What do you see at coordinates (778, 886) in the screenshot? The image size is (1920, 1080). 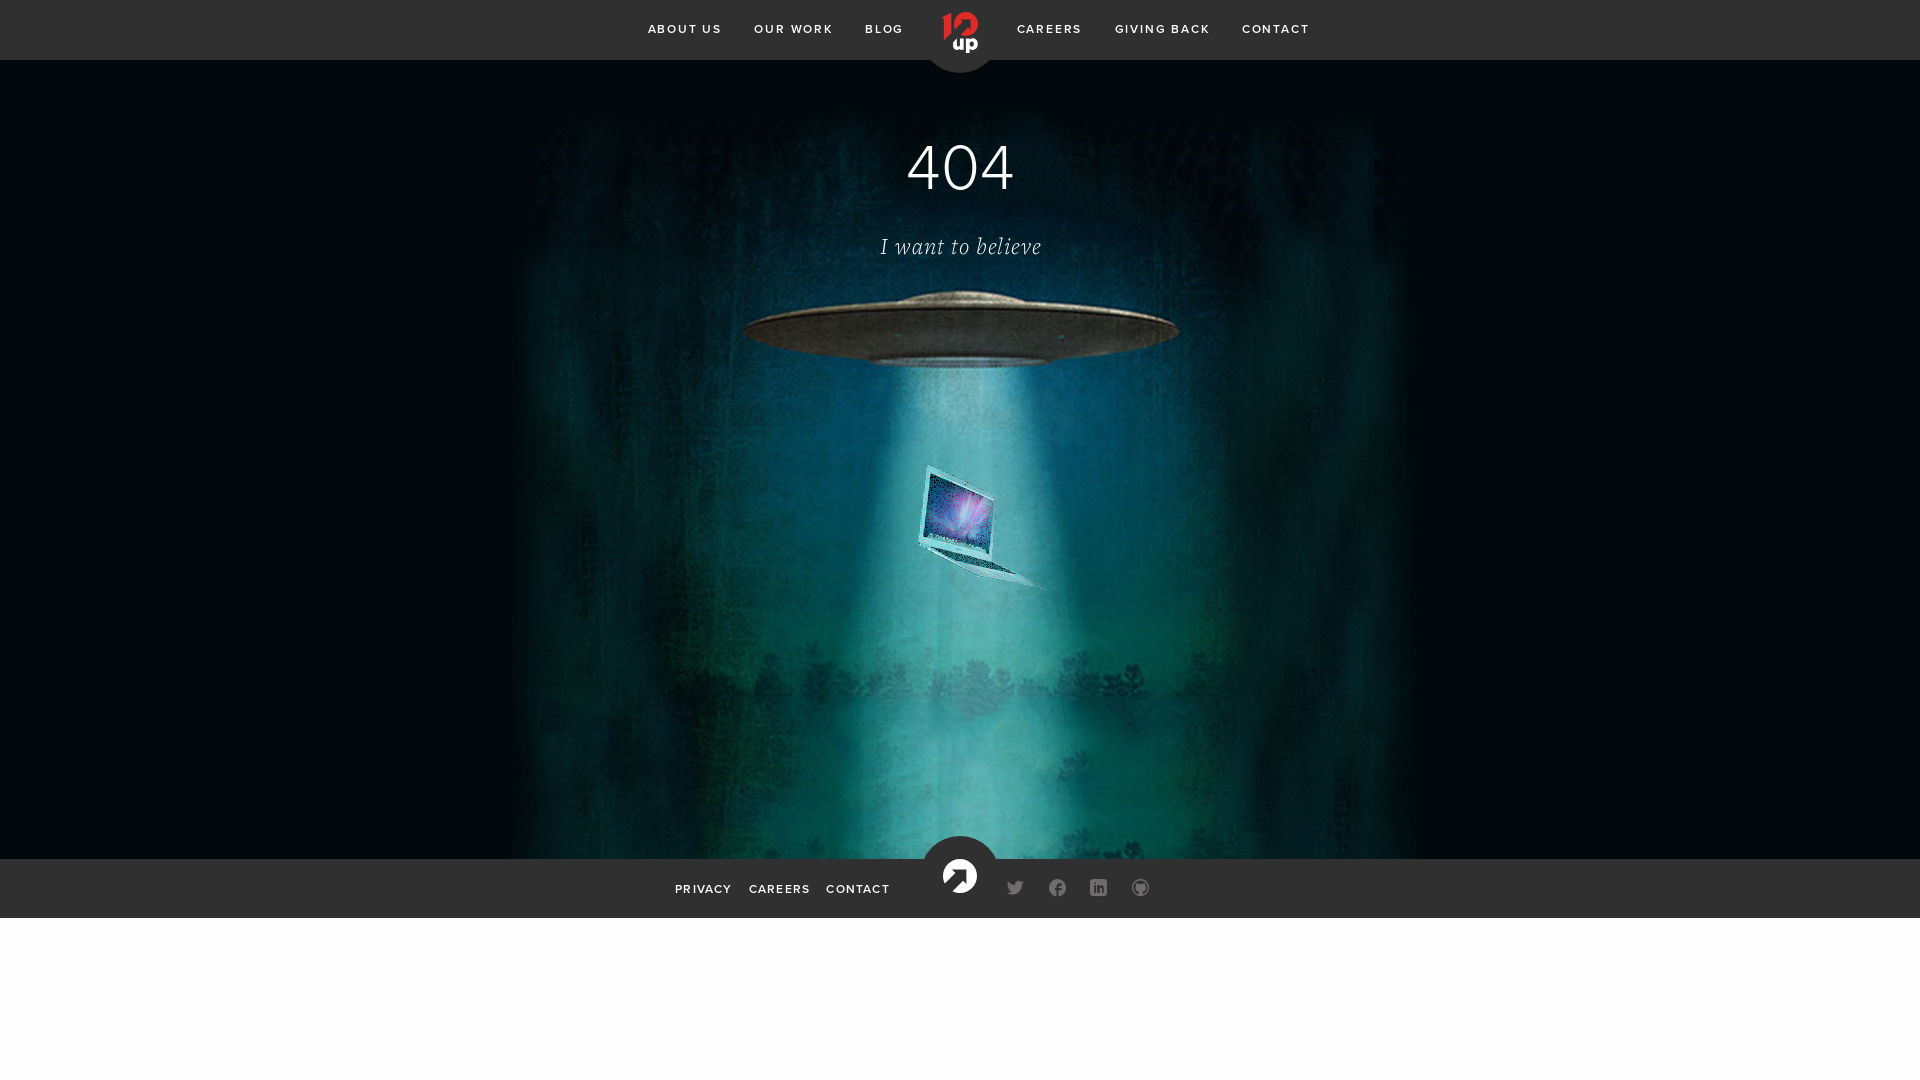 I see `'CAREERS'` at bounding box center [778, 886].